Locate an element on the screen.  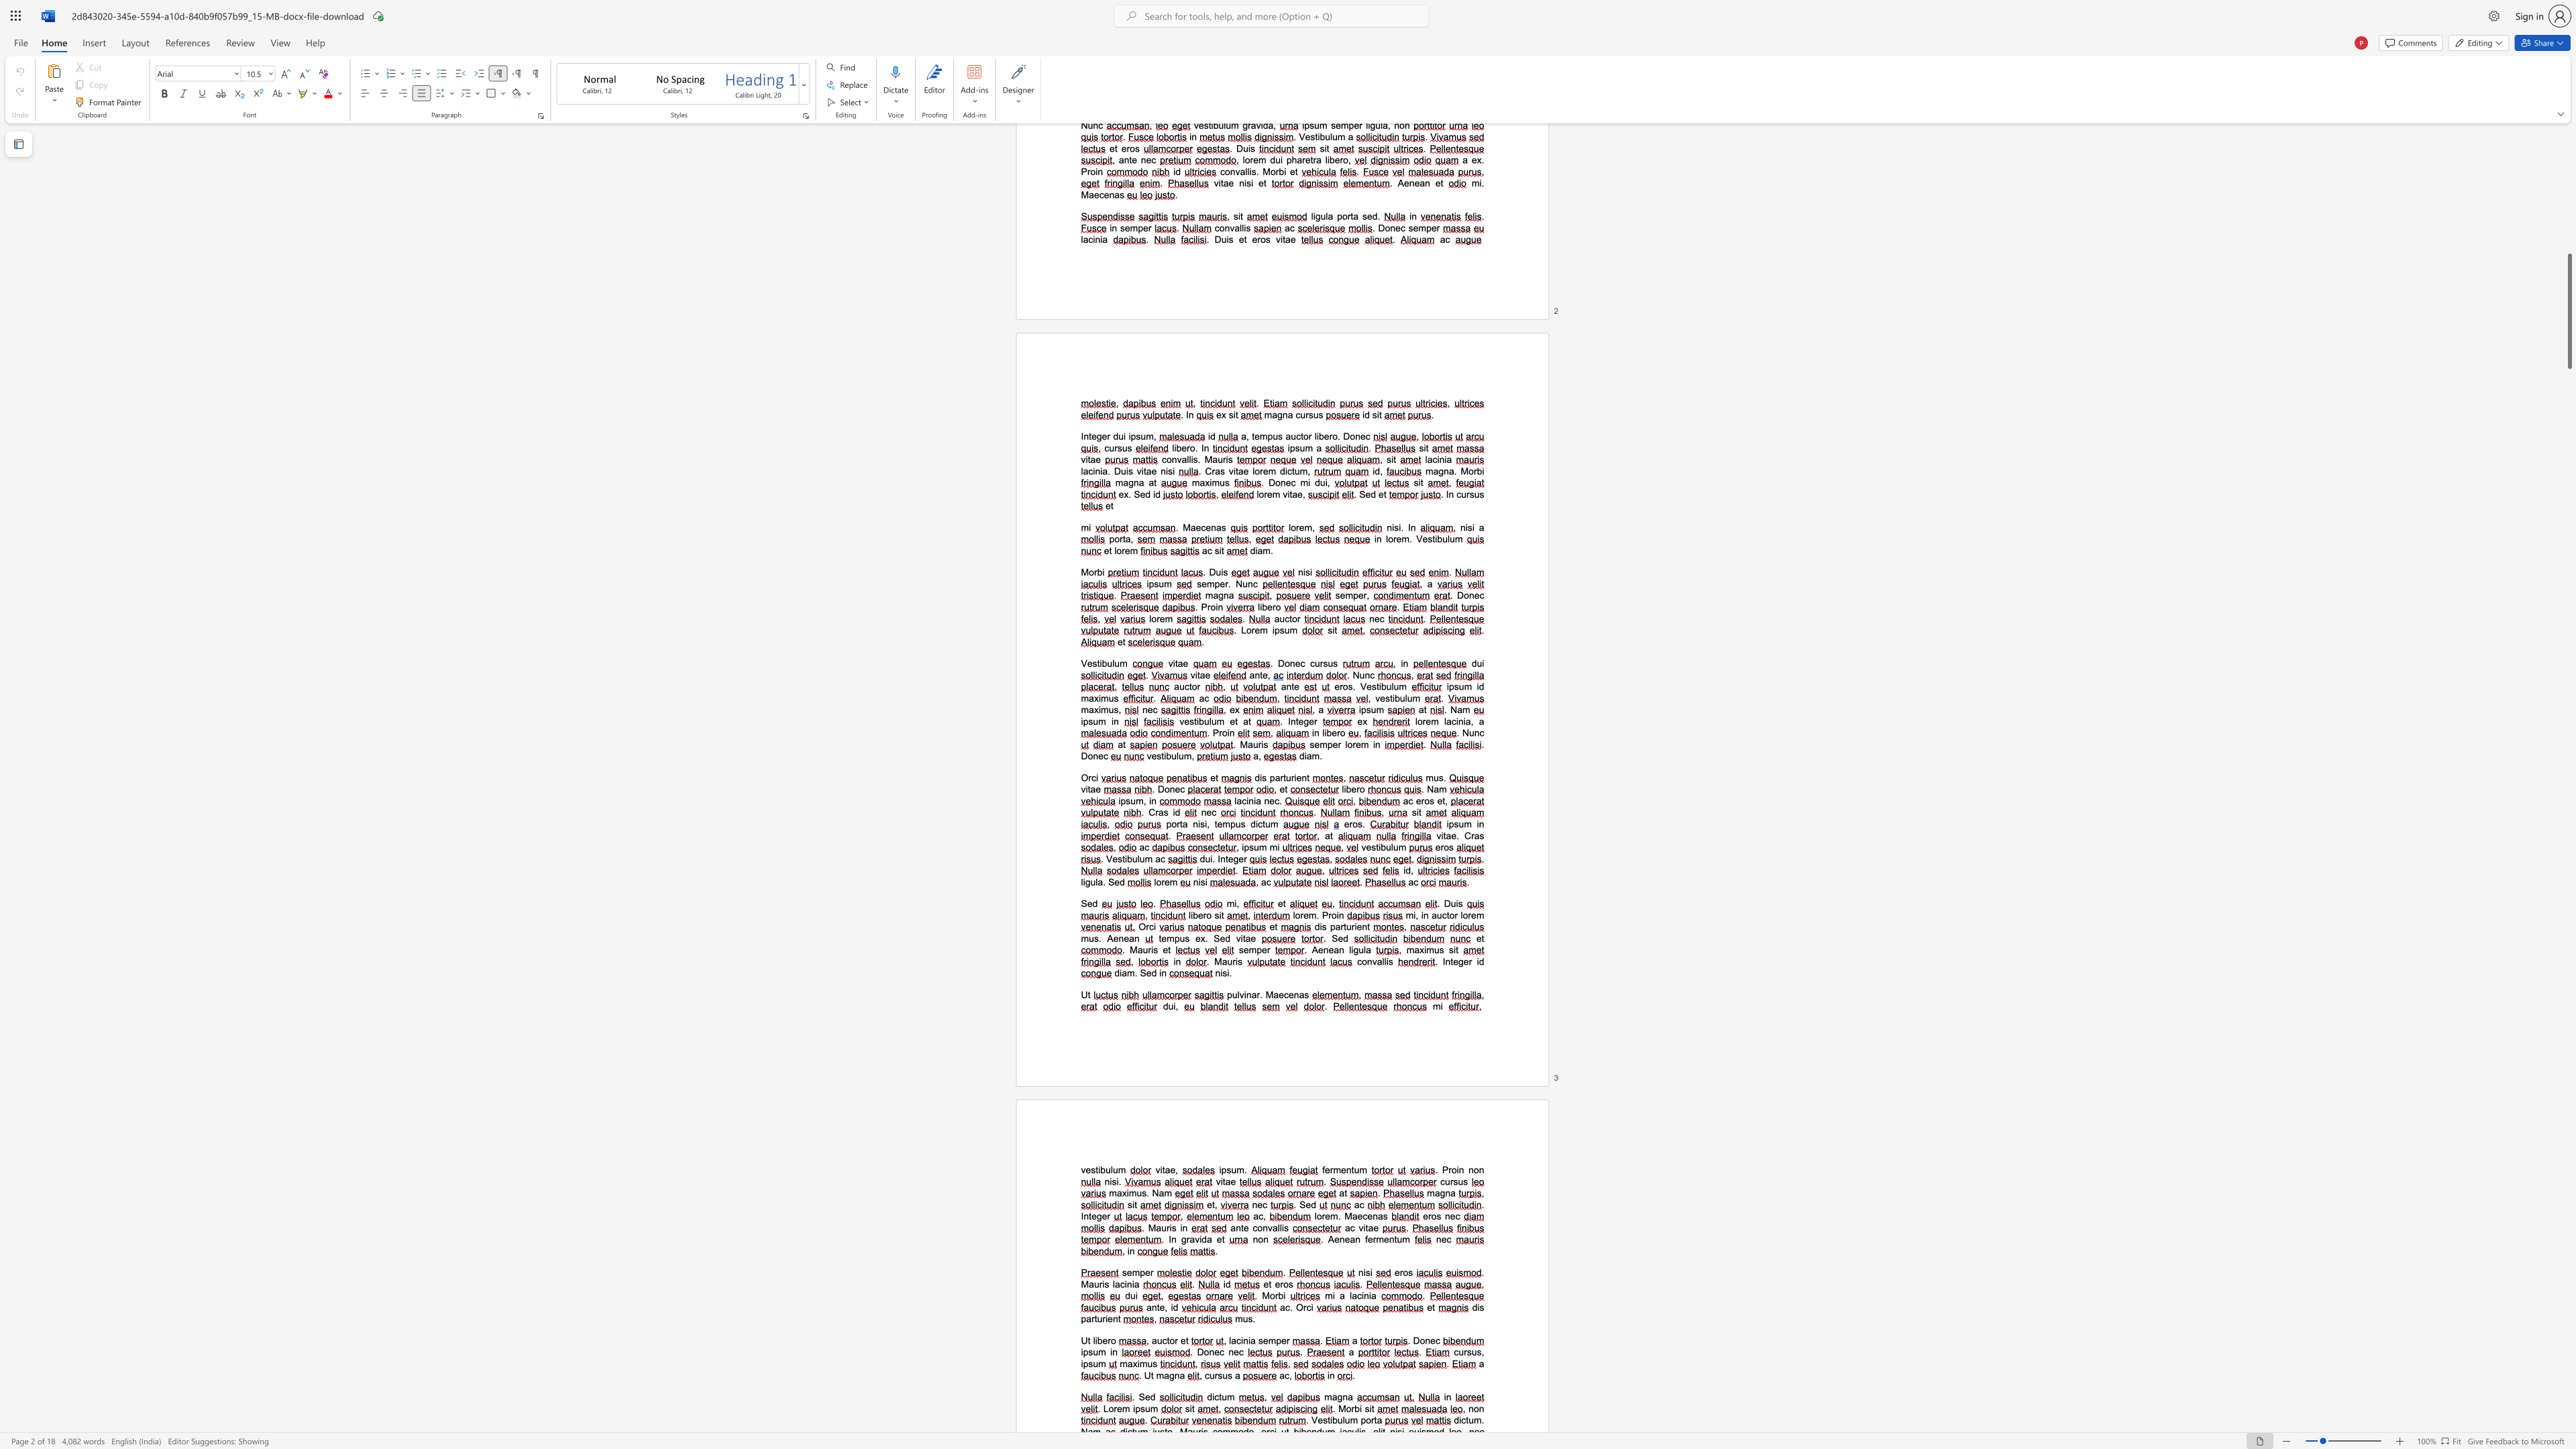
the 1th character "c" in the text is located at coordinates (1287, 1307).